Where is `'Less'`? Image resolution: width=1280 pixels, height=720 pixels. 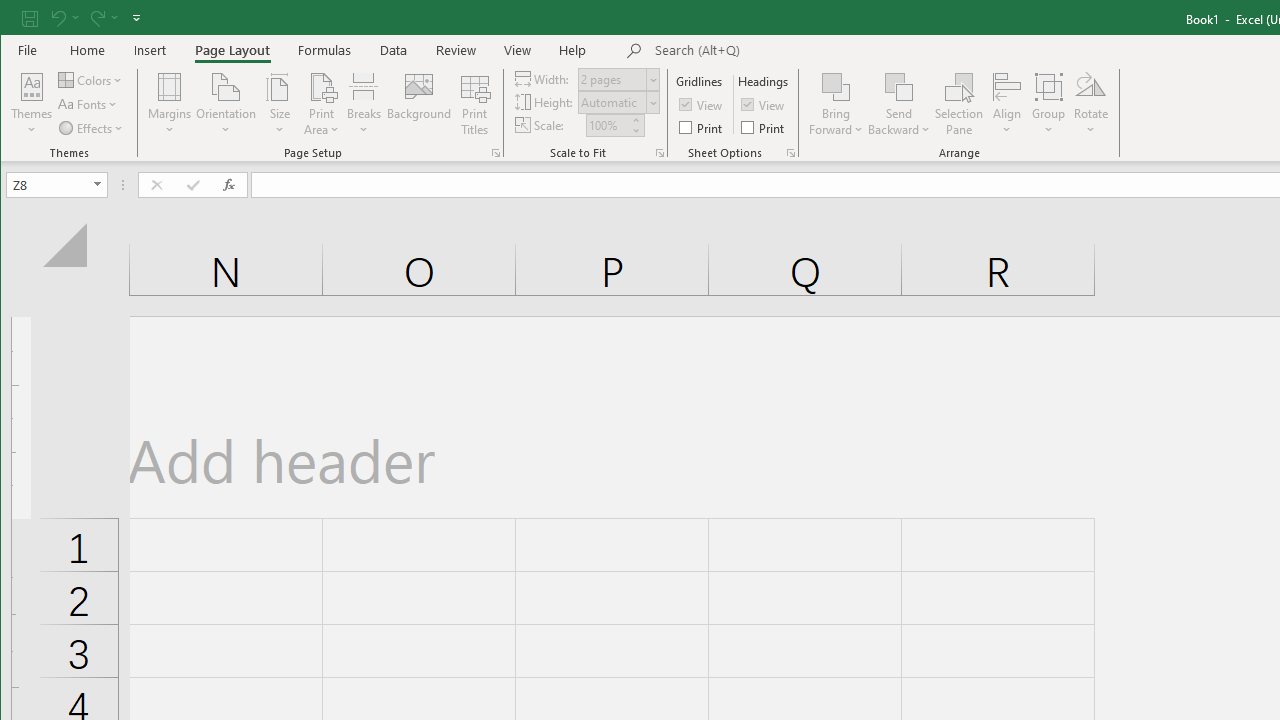 'Less' is located at coordinates (634, 130).